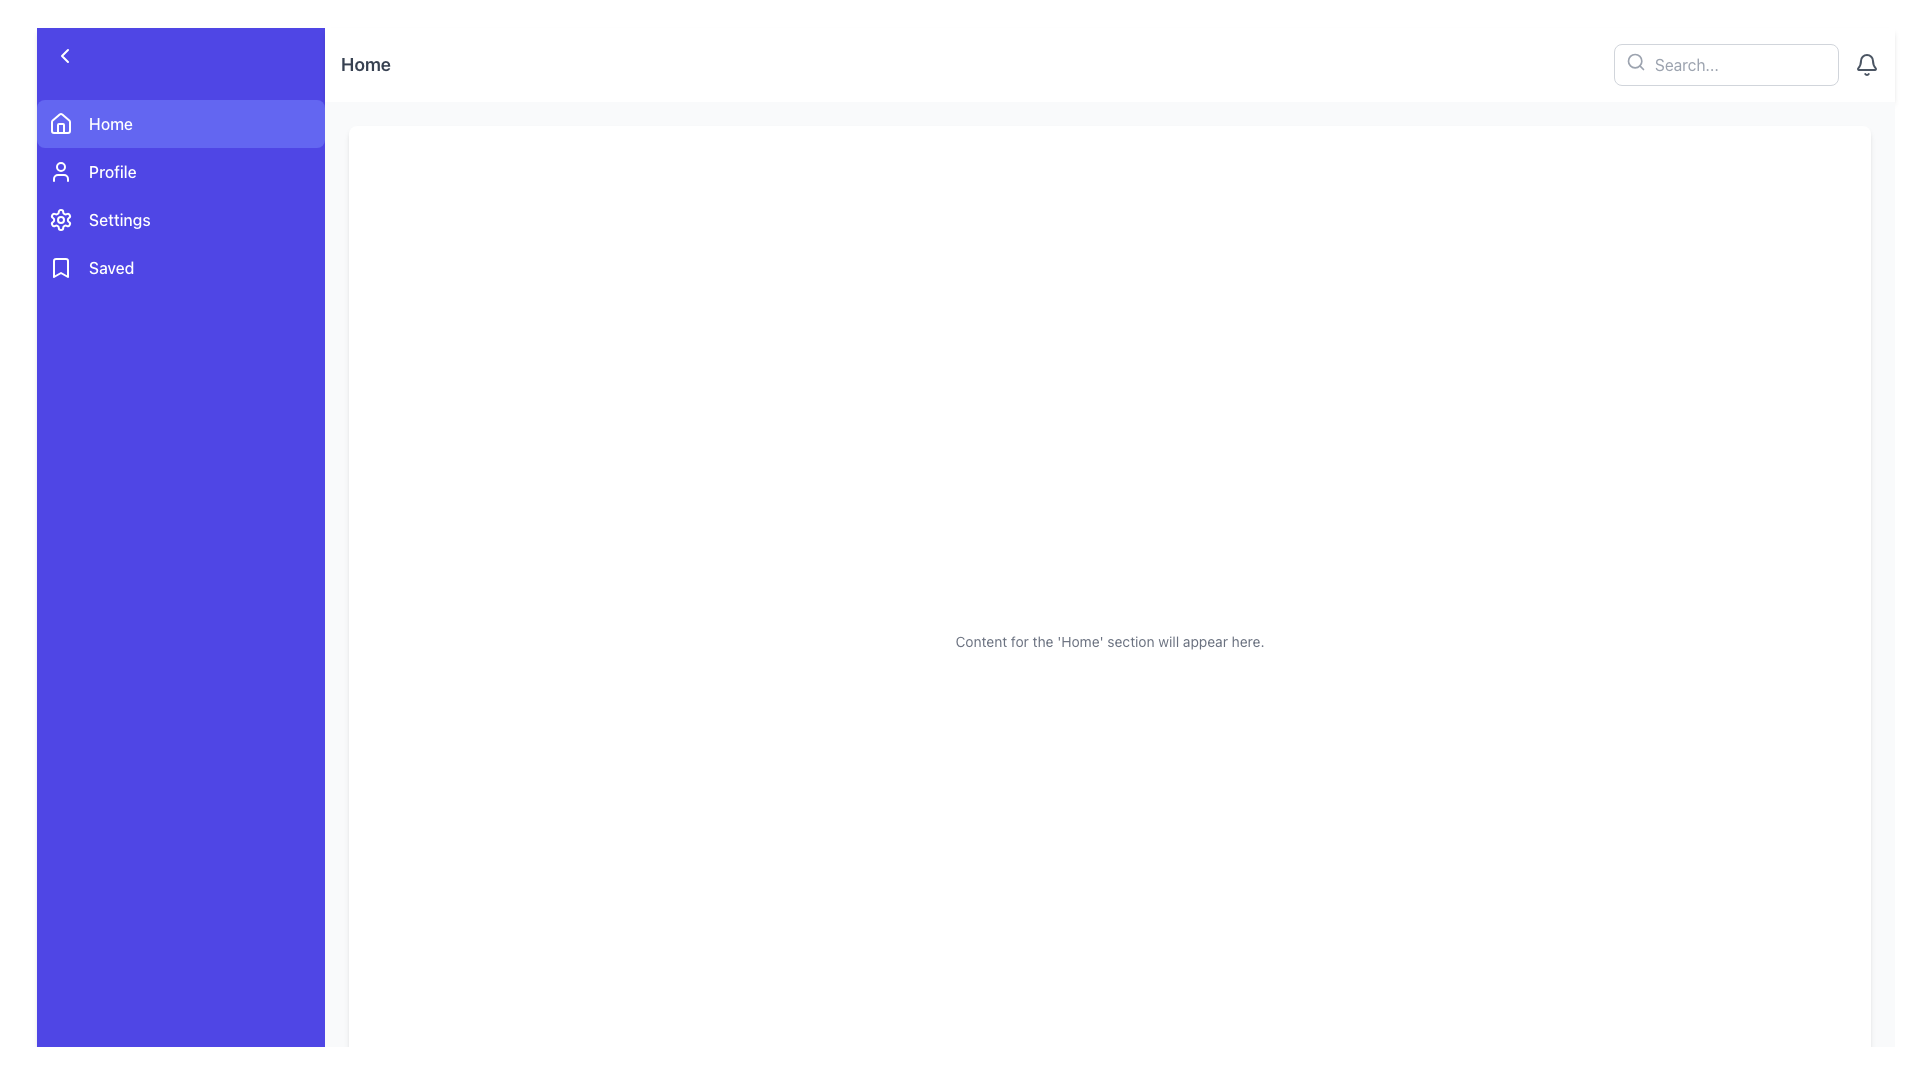 The height and width of the screenshot is (1080, 1920). What do you see at coordinates (1108, 64) in the screenshot?
I see `on the Navigation bar at the top of the interface` at bounding box center [1108, 64].